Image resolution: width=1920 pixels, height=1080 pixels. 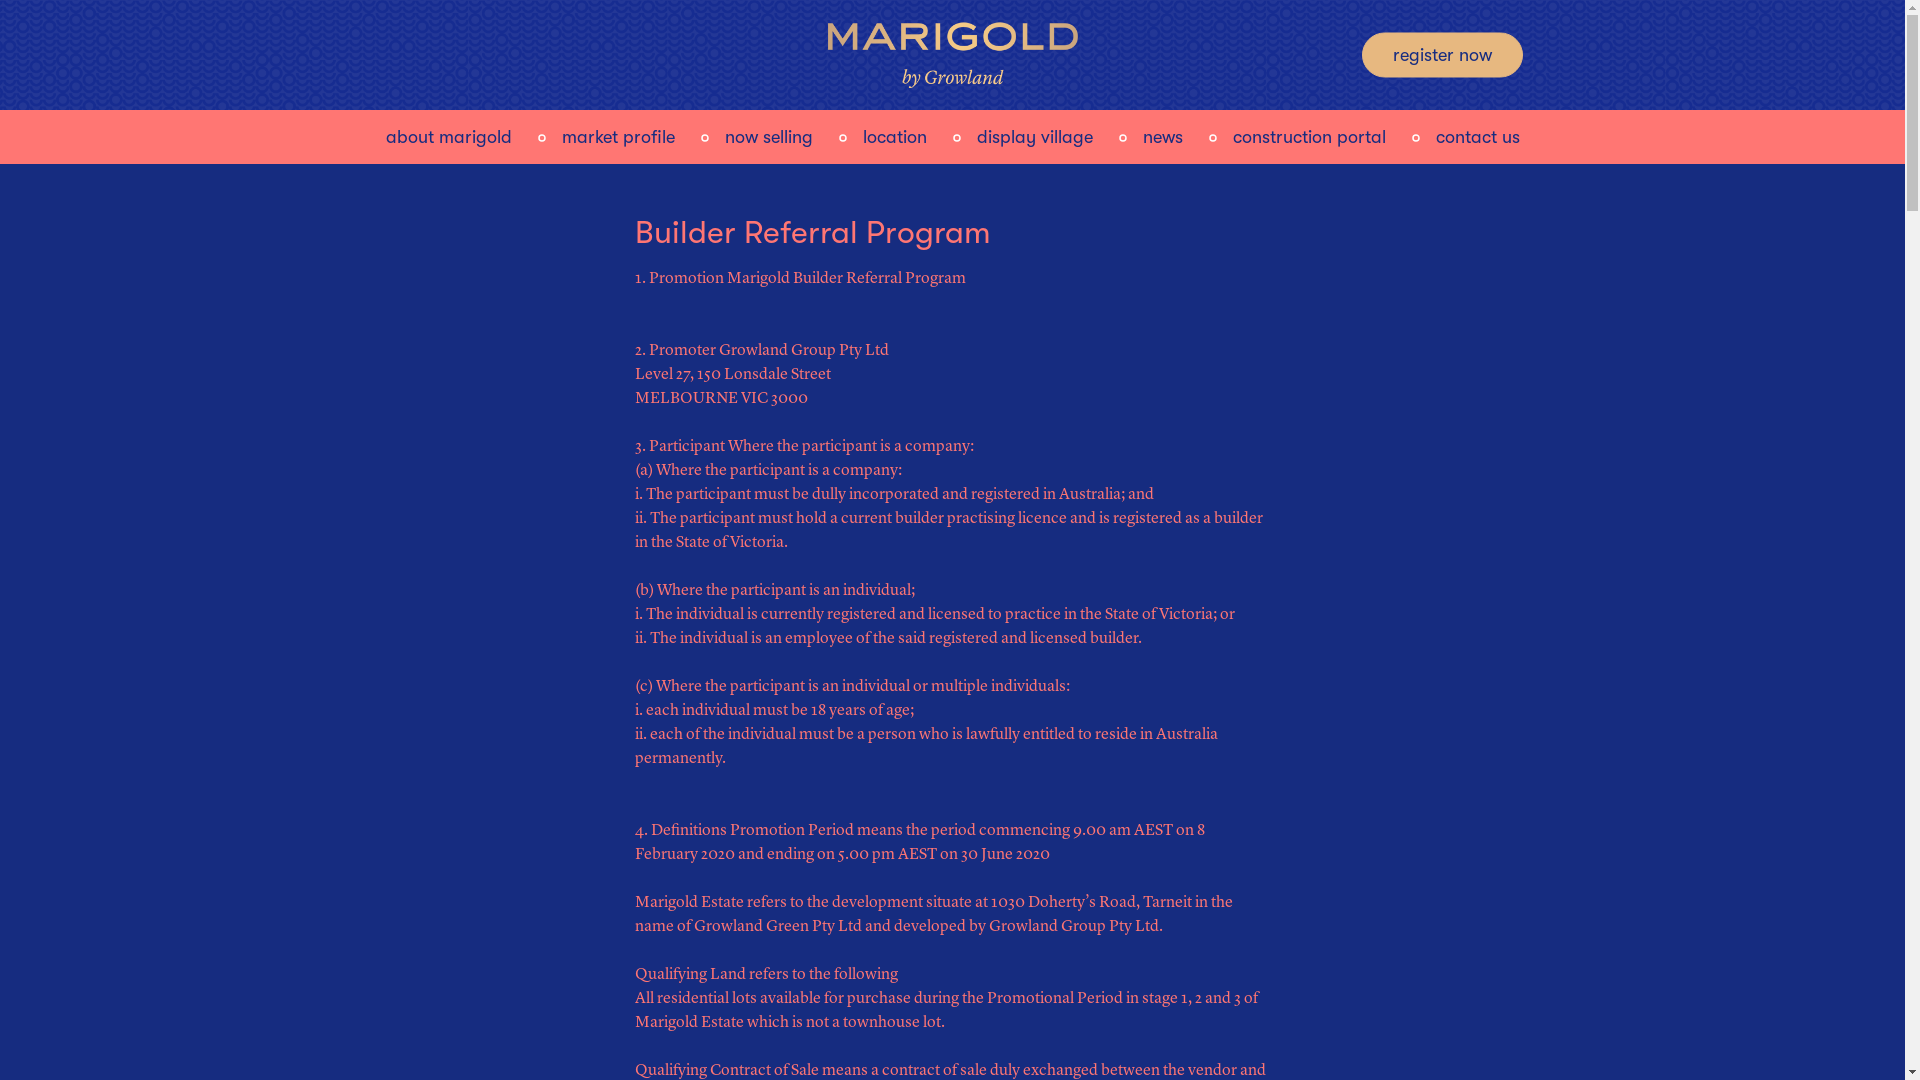 I want to click on 'news', so click(x=1161, y=133).